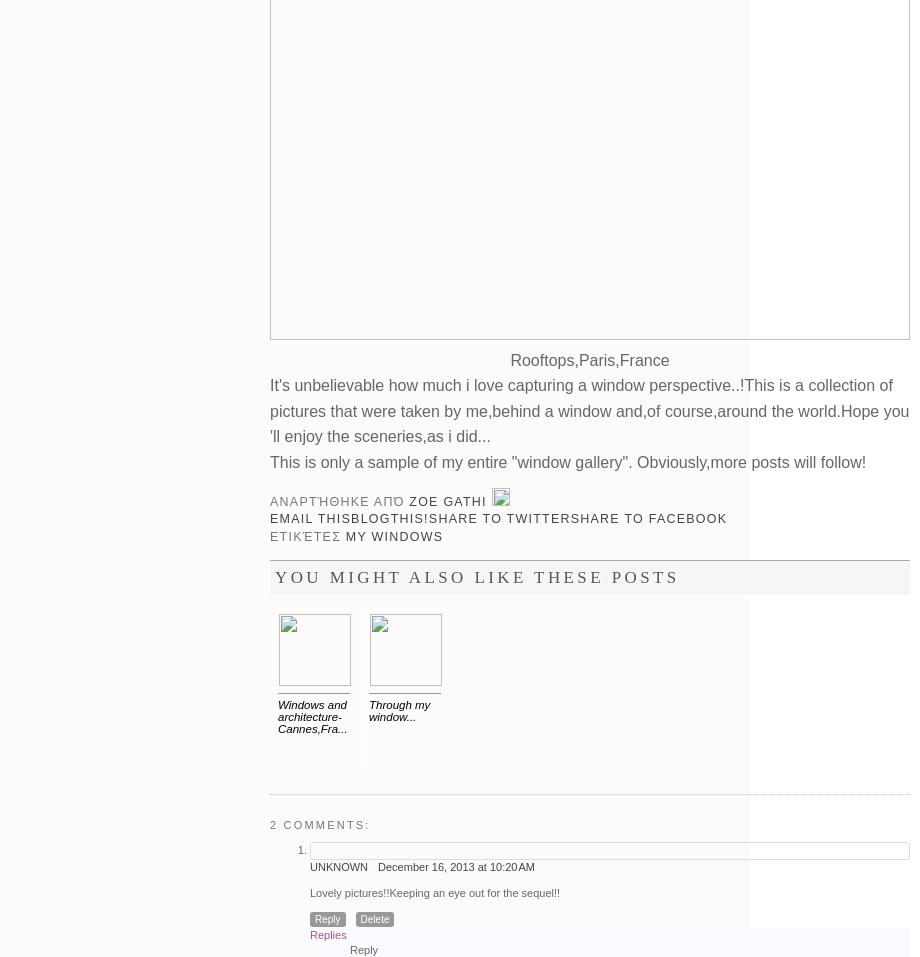 The width and height of the screenshot is (920, 957). Describe the element at coordinates (310, 518) in the screenshot. I see `'Email This'` at that location.